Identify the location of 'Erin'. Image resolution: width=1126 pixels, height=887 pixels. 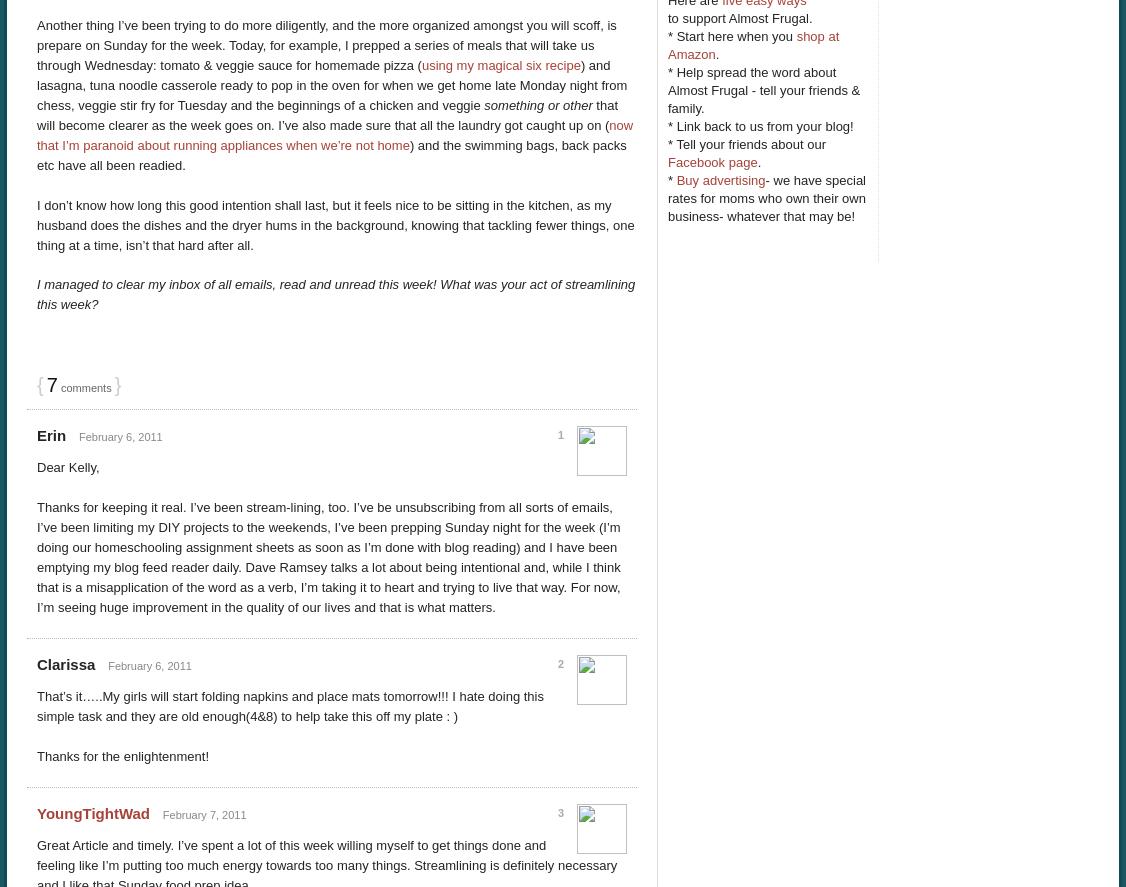
(50, 435).